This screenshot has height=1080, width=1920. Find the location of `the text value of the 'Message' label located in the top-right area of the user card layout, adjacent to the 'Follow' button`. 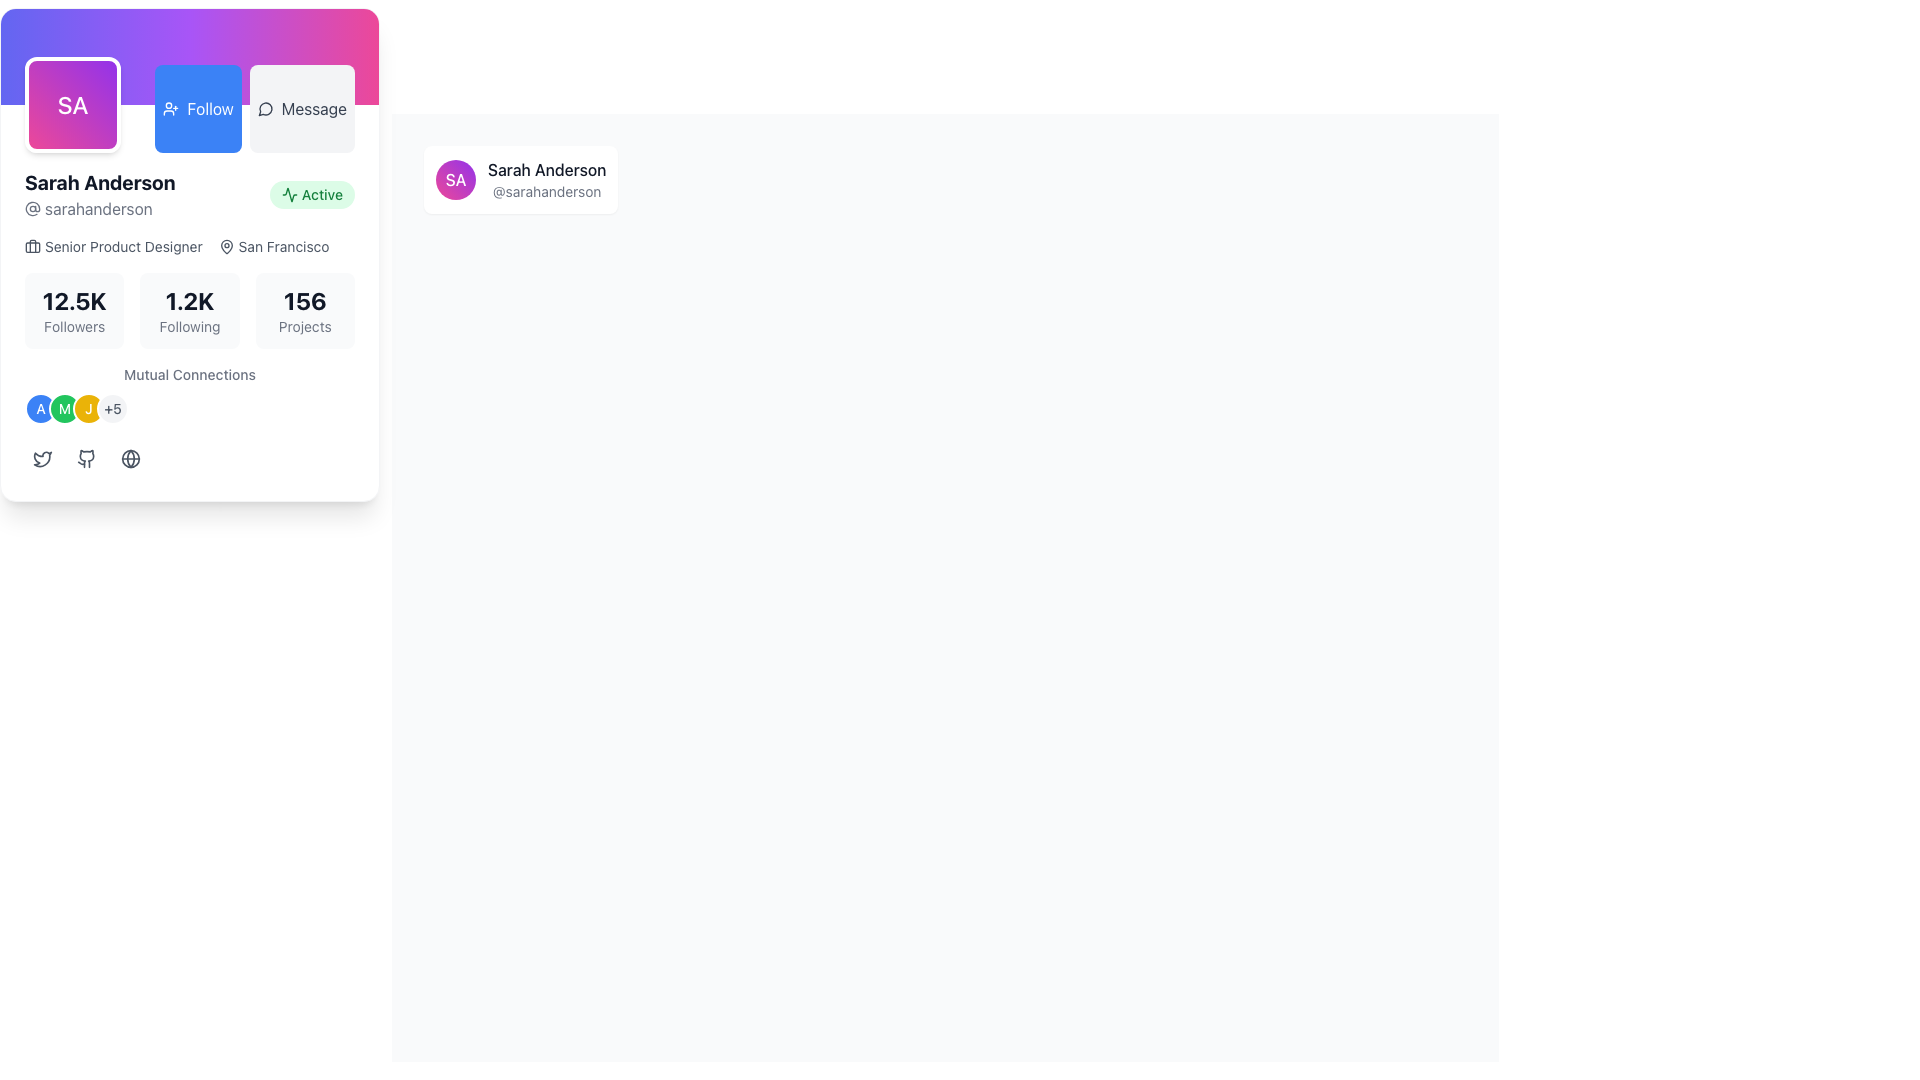

the text value of the 'Message' label located in the top-right area of the user card layout, adjacent to the 'Follow' button is located at coordinates (313, 108).